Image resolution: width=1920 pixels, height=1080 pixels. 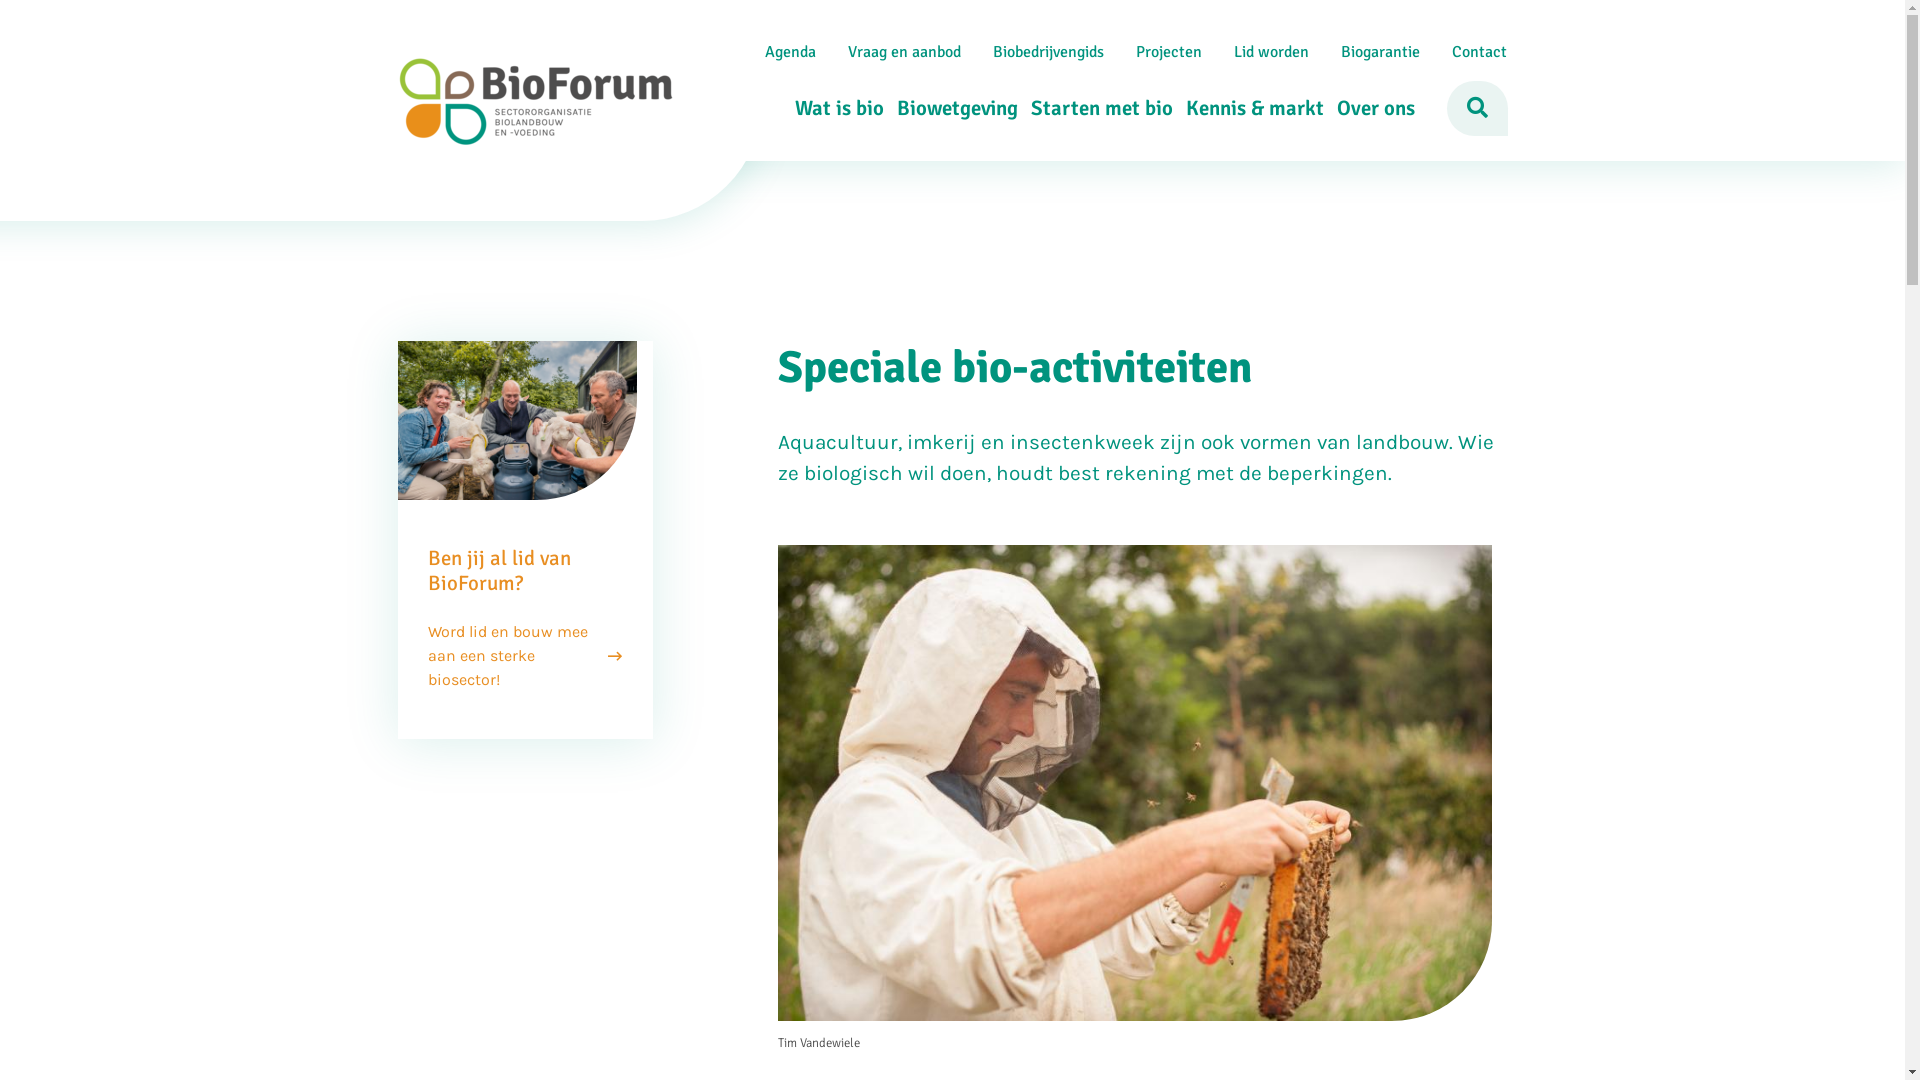 I want to click on 'Kennis & markt', so click(x=1247, y=108).